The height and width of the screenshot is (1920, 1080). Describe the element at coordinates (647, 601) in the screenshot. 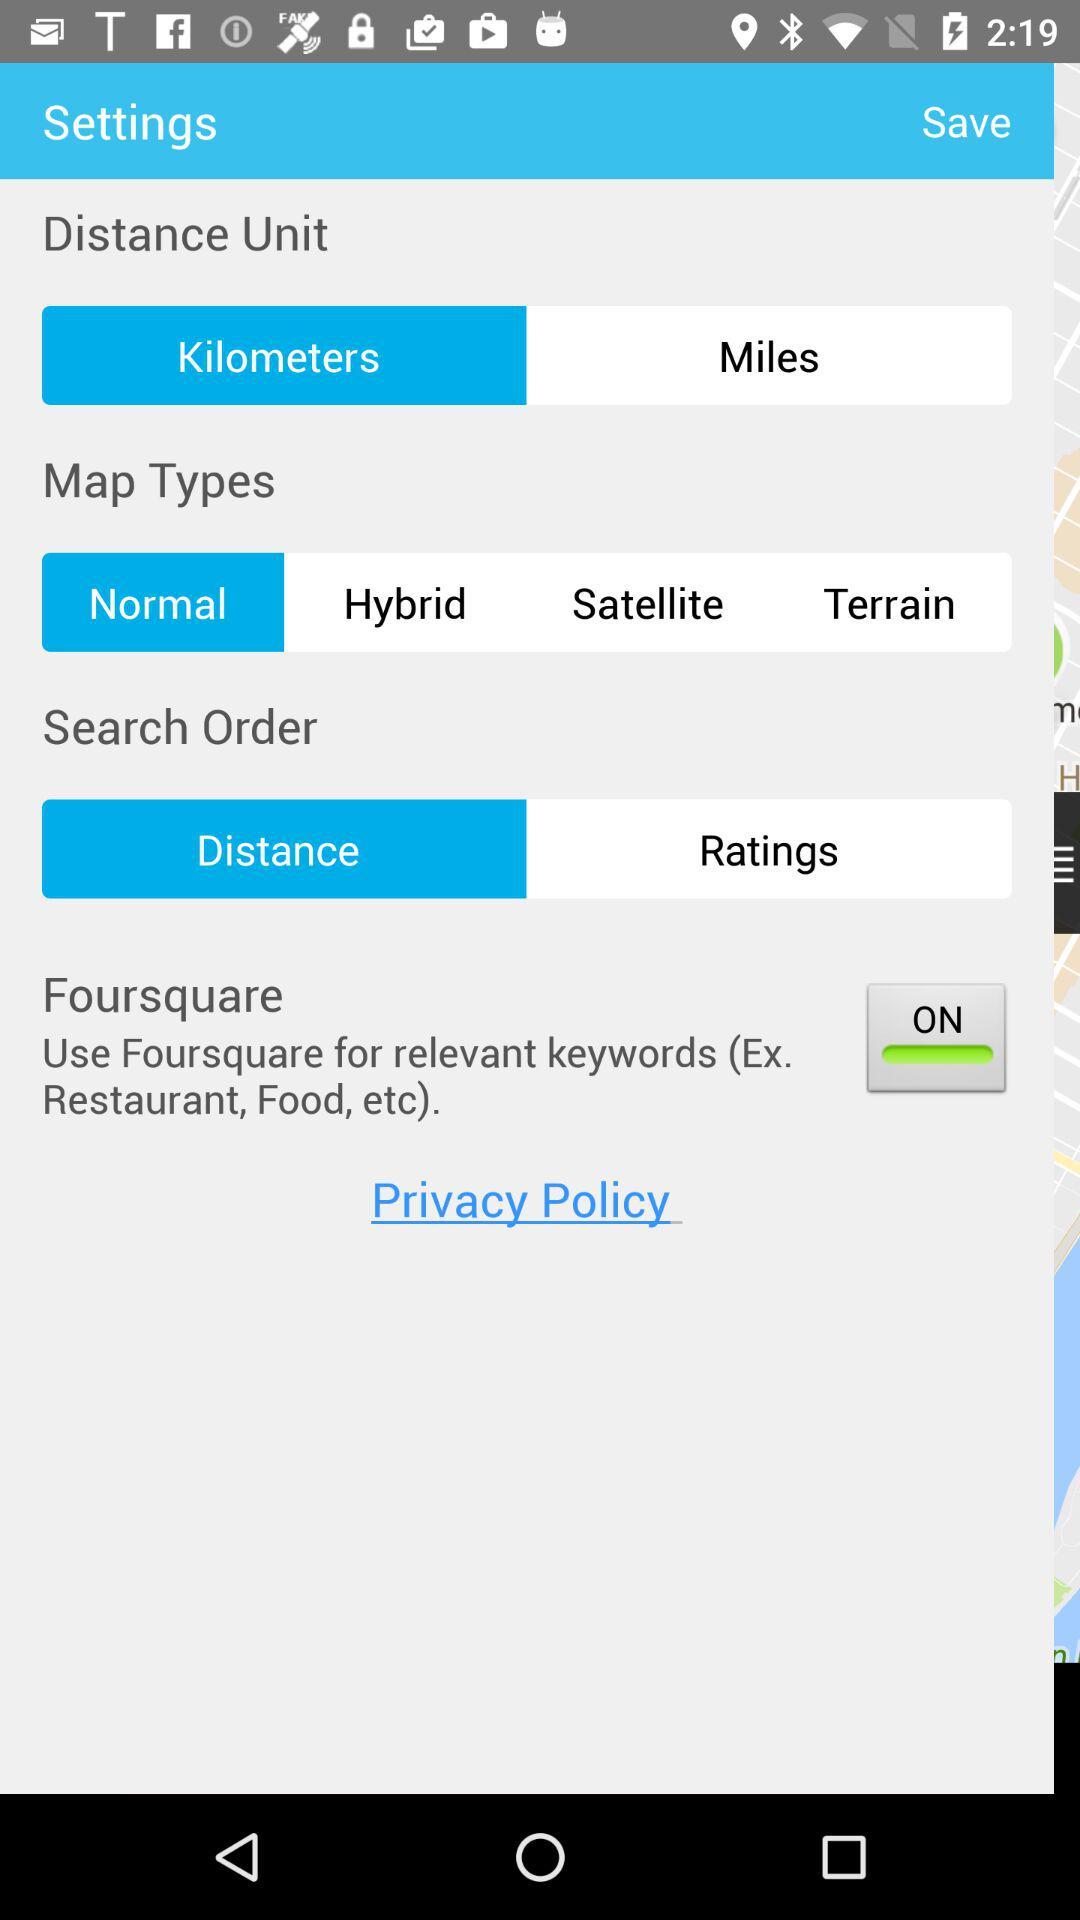

I see `the item above distance` at that location.